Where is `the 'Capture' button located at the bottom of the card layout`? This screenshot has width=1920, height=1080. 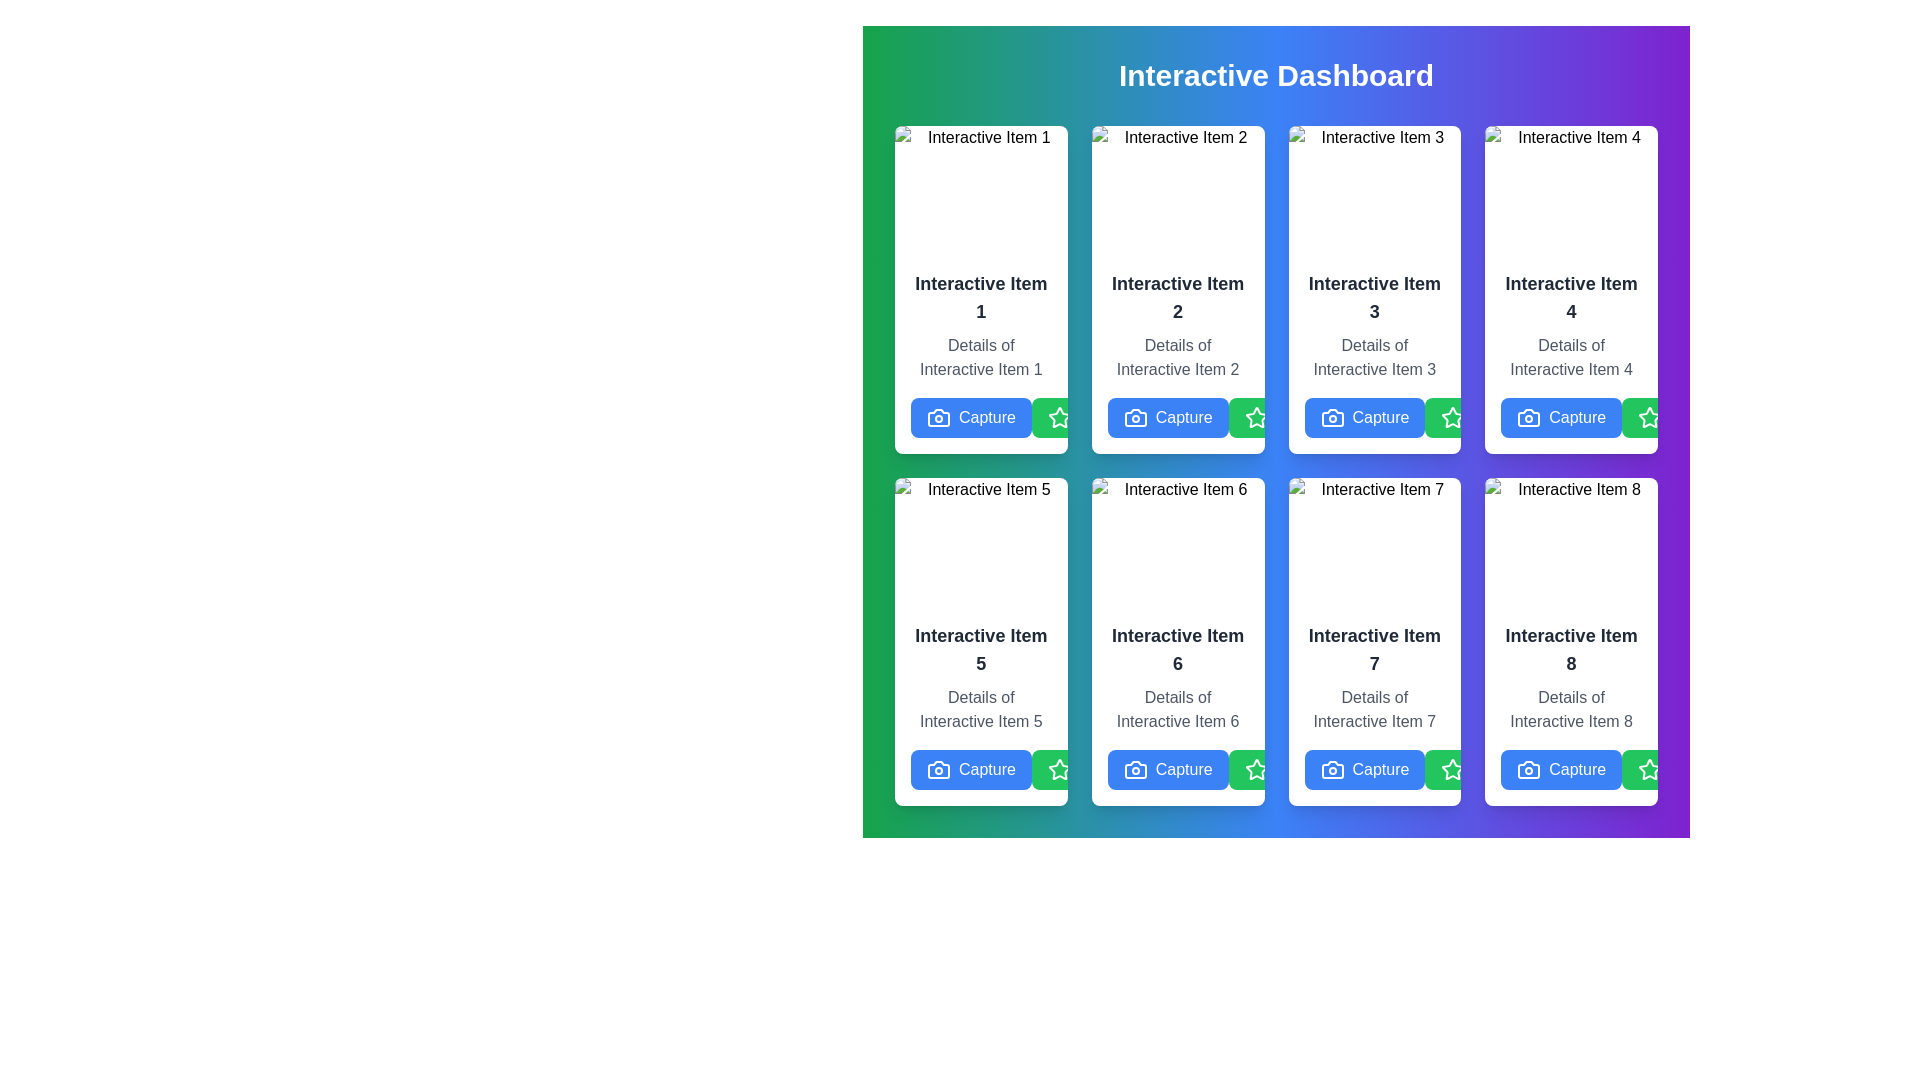 the 'Capture' button located at the bottom of the card layout is located at coordinates (1168, 769).